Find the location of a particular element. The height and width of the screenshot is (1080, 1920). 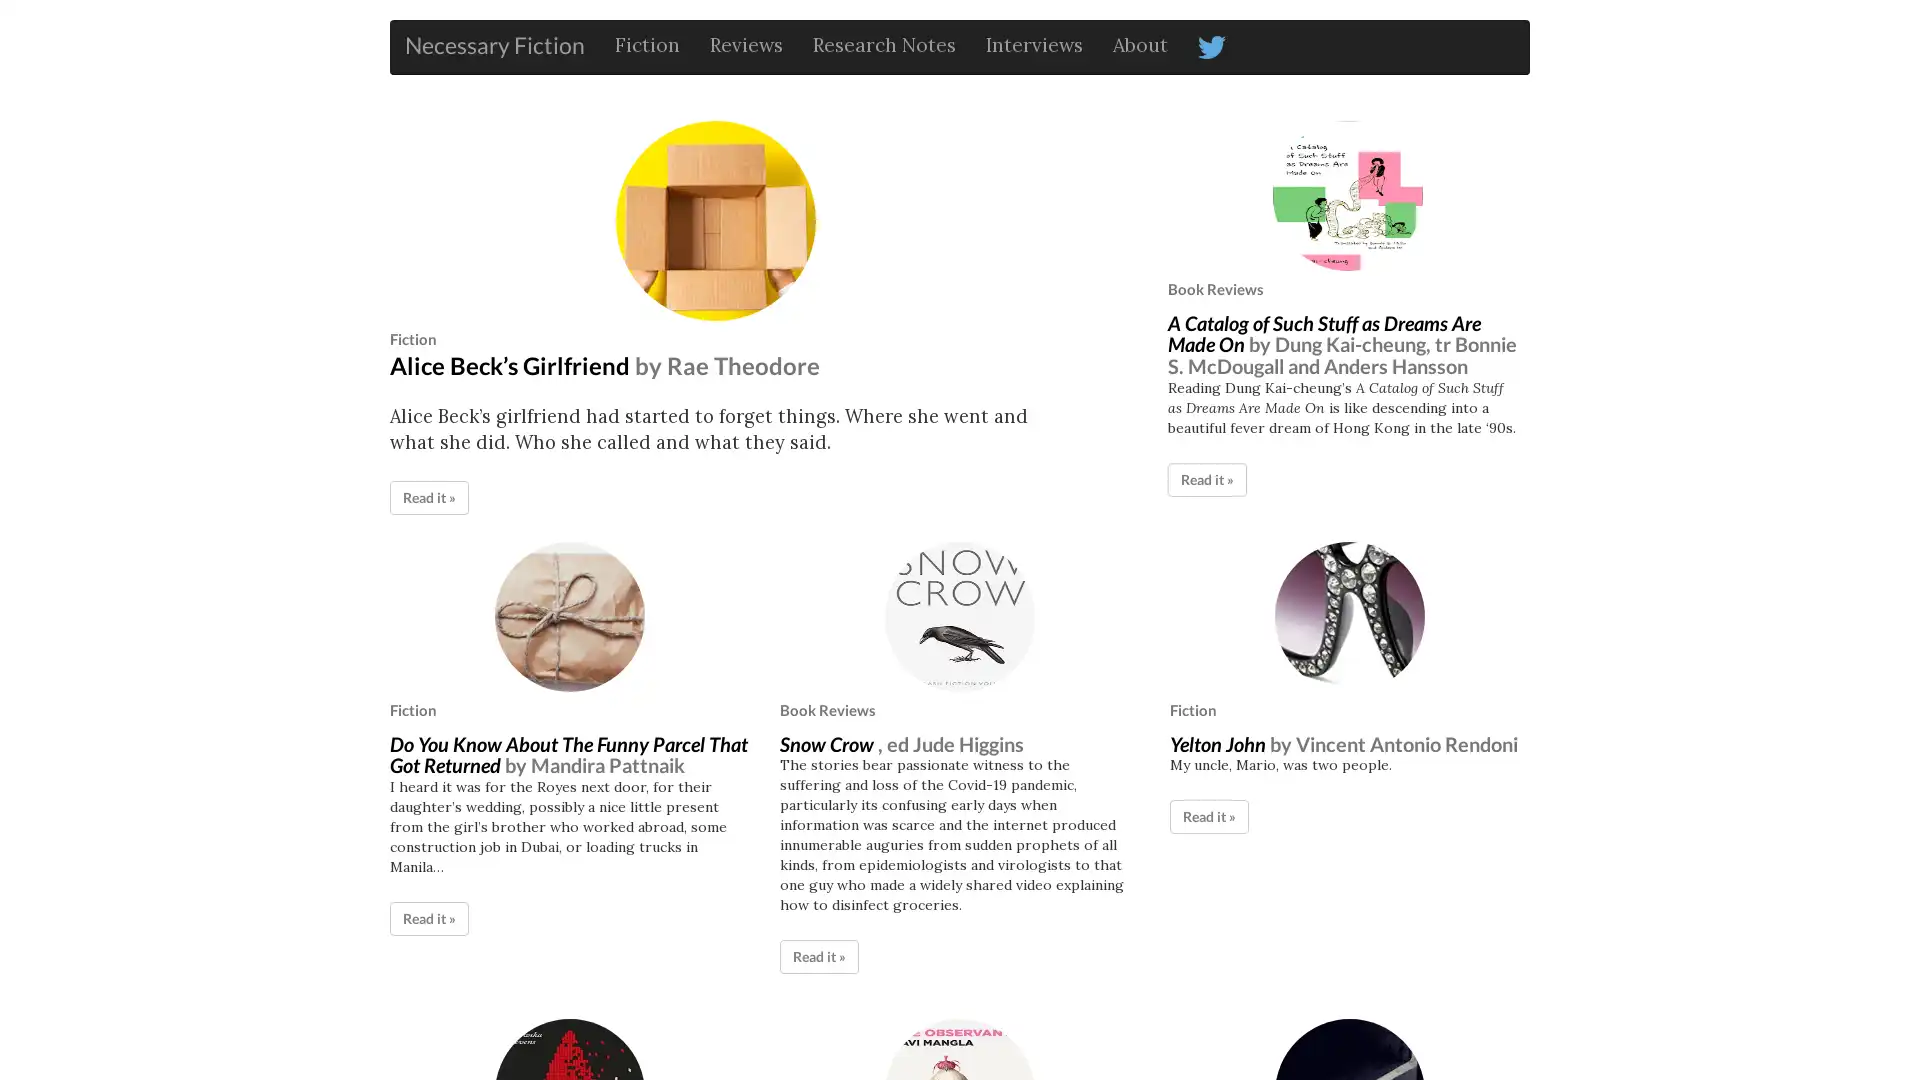

Read it is located at coordinates (1205, 478).